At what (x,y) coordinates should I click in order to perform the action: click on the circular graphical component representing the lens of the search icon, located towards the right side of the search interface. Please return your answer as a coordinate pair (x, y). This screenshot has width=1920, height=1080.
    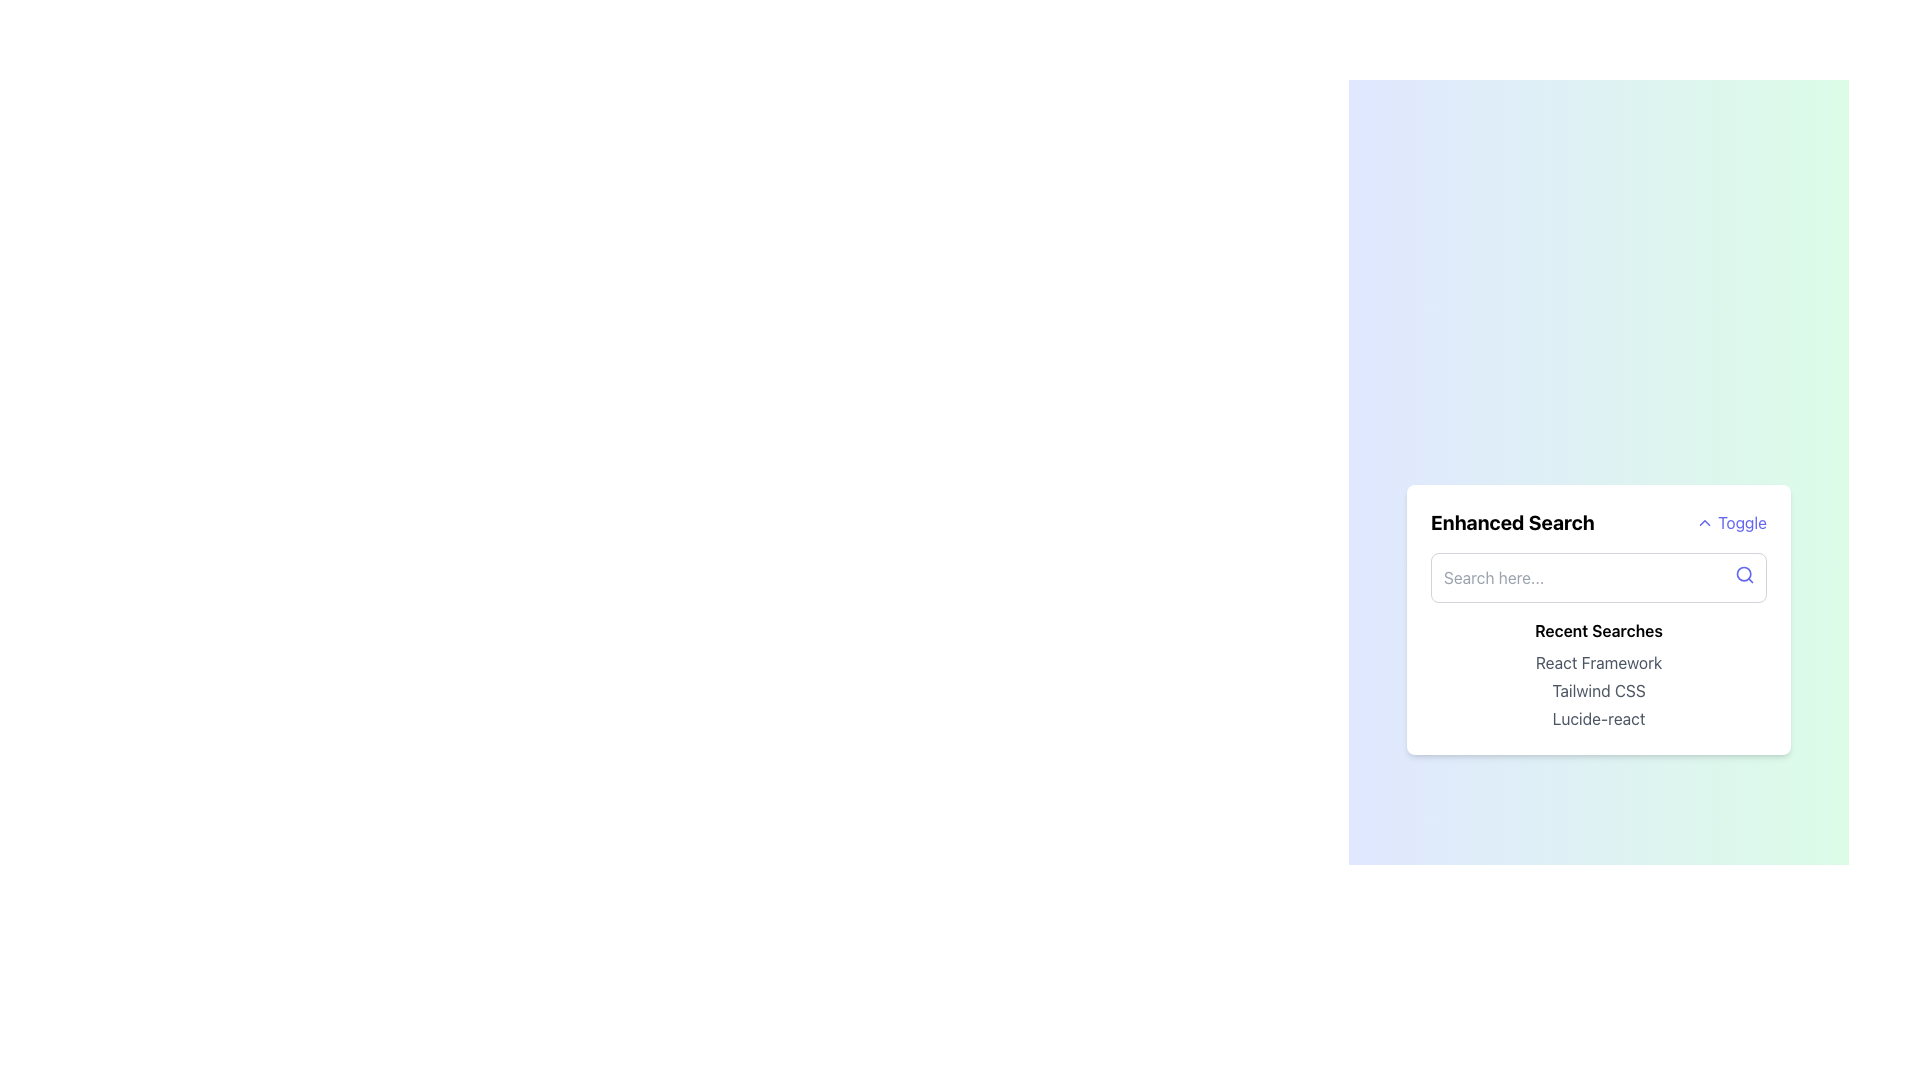
    Looking at the image, I should click on (1743, 574).